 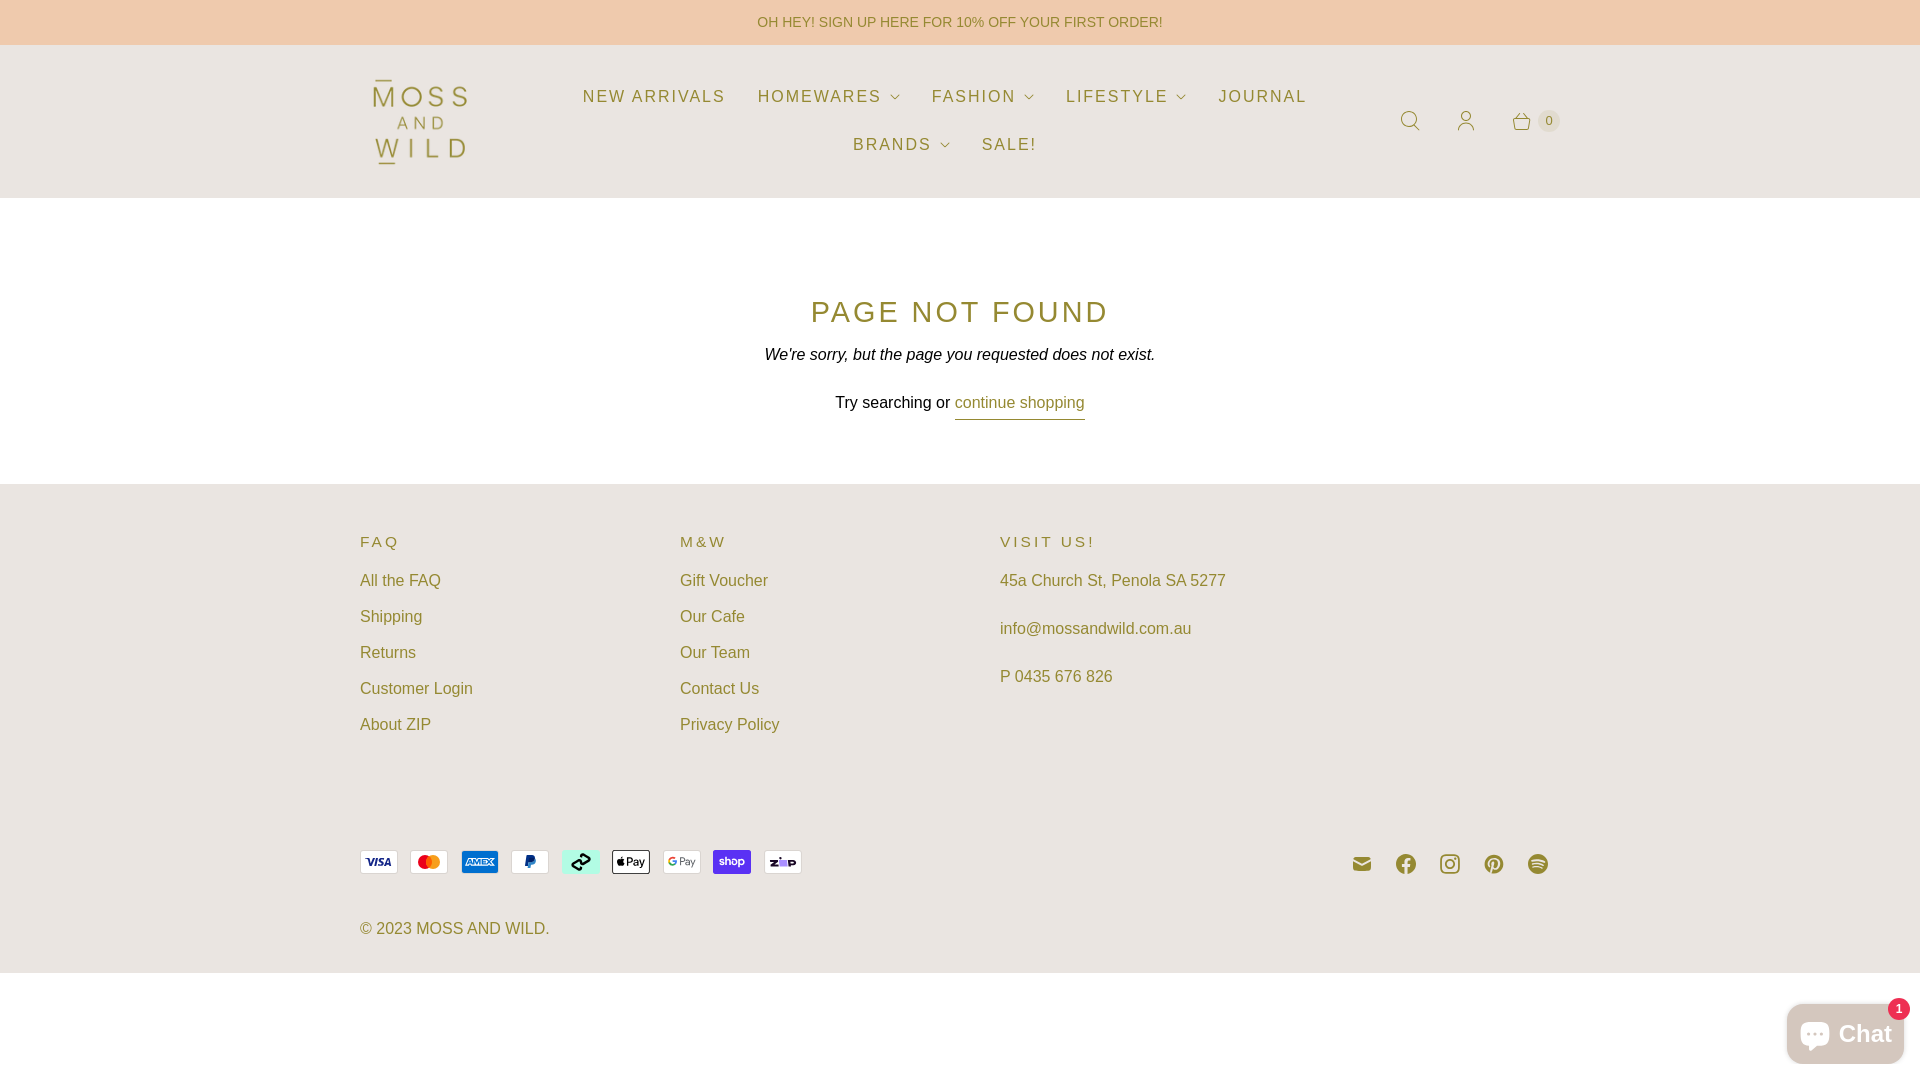 I want to click on 'JOURNAL', so click(x=1261, y=96).